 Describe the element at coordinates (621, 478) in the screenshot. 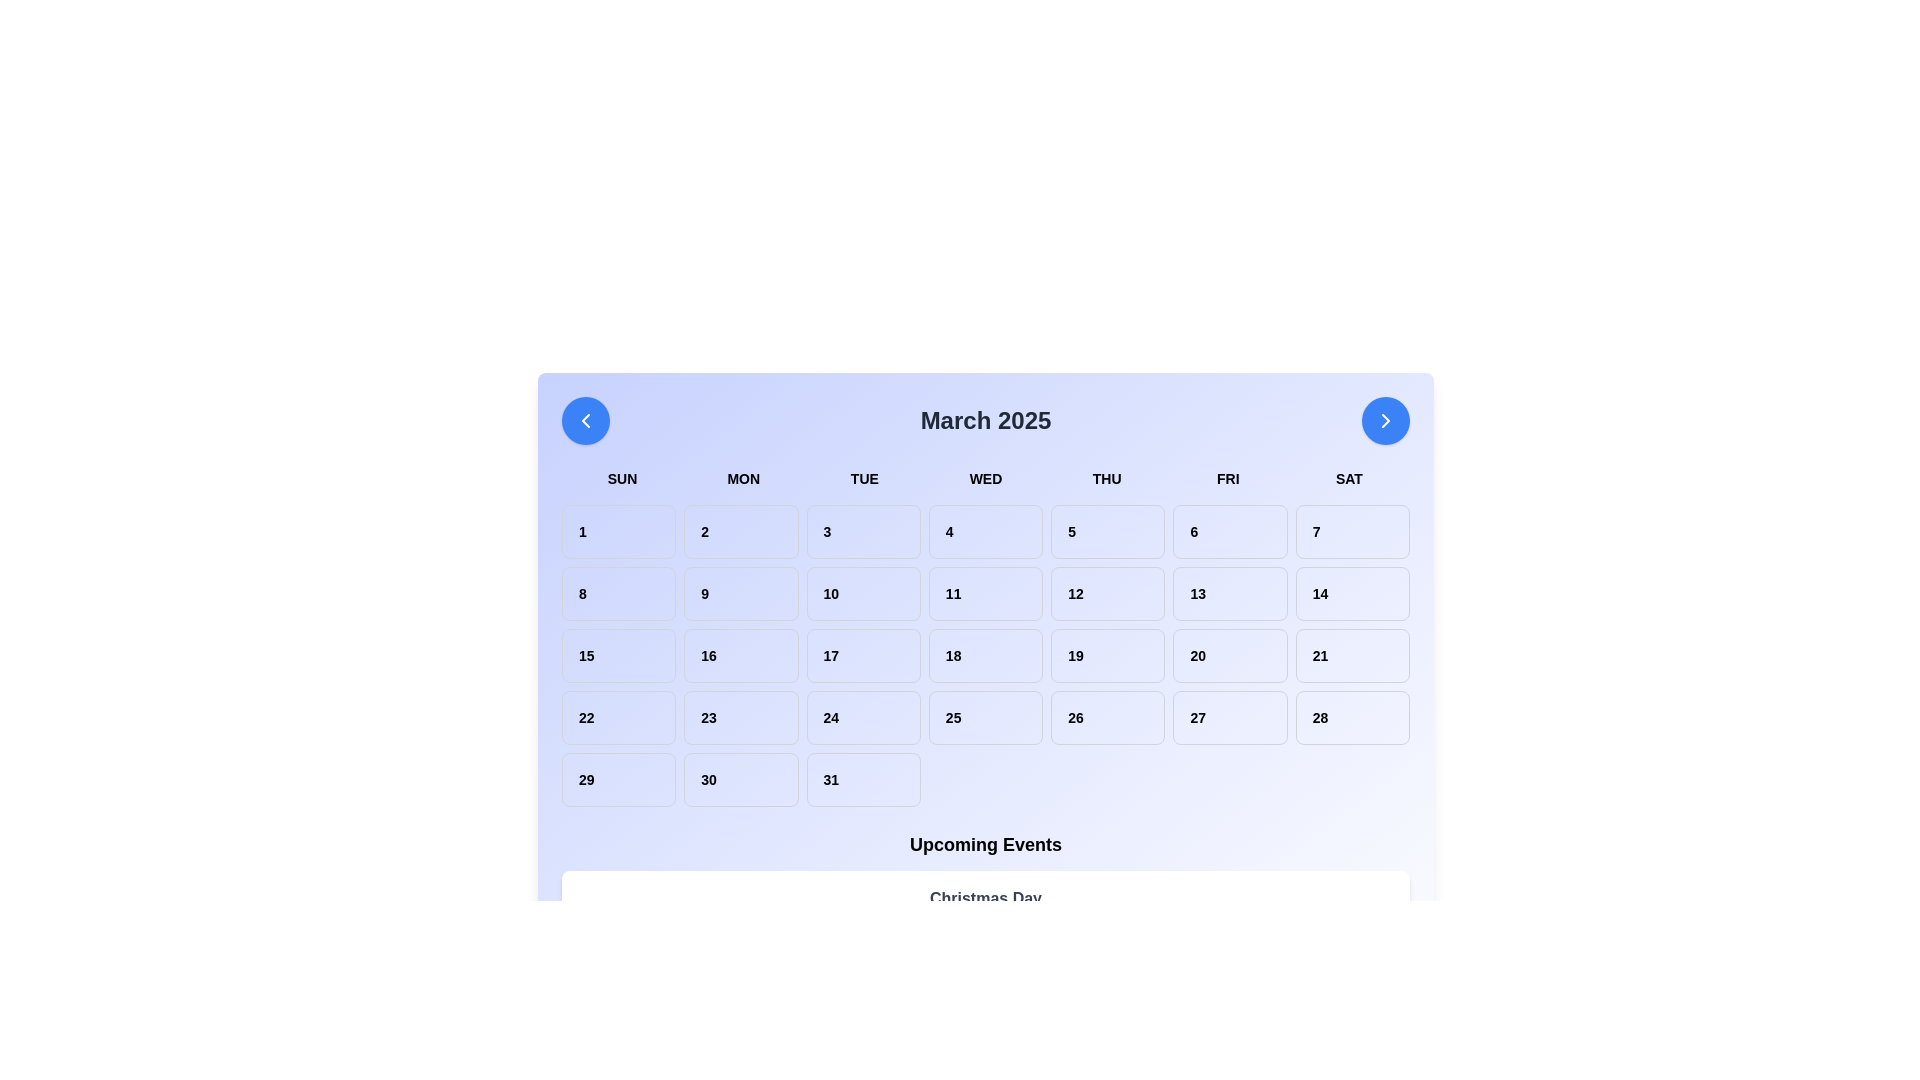

I see `the text label displaying 'Sun' in bold, uppercase font, which is the first day of the week located in the first column of the week header row of the calendar` at that location.